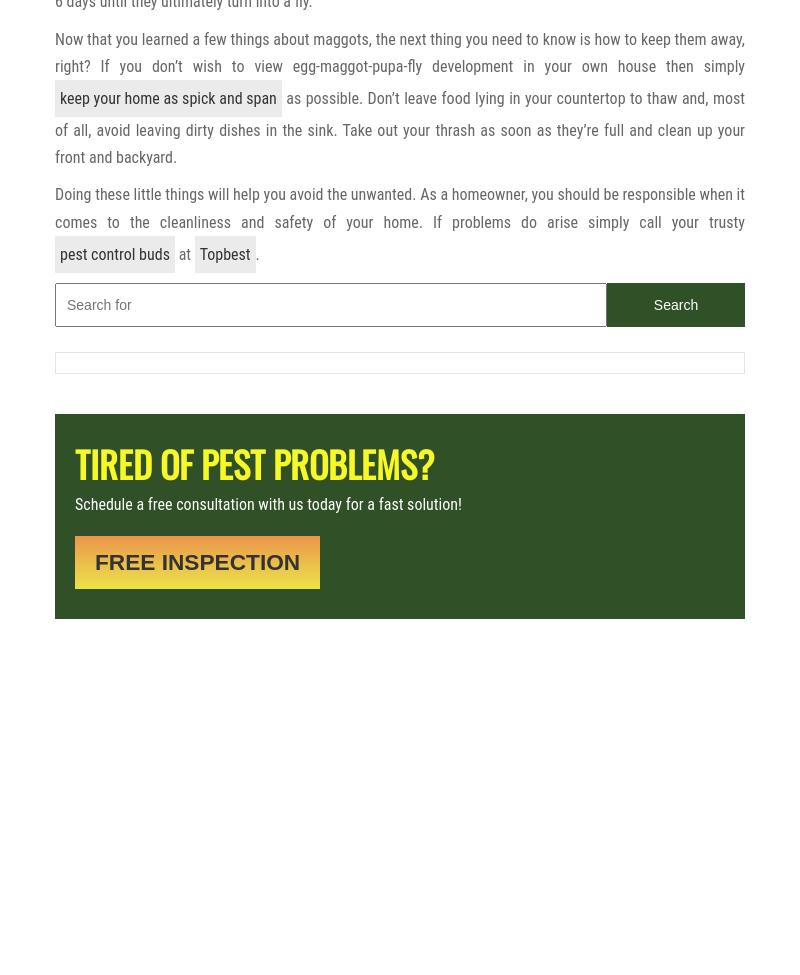  What do you see at coordinates (173, 253) in the screenshot?
I see `'at'` at bounding box center [173, 253].